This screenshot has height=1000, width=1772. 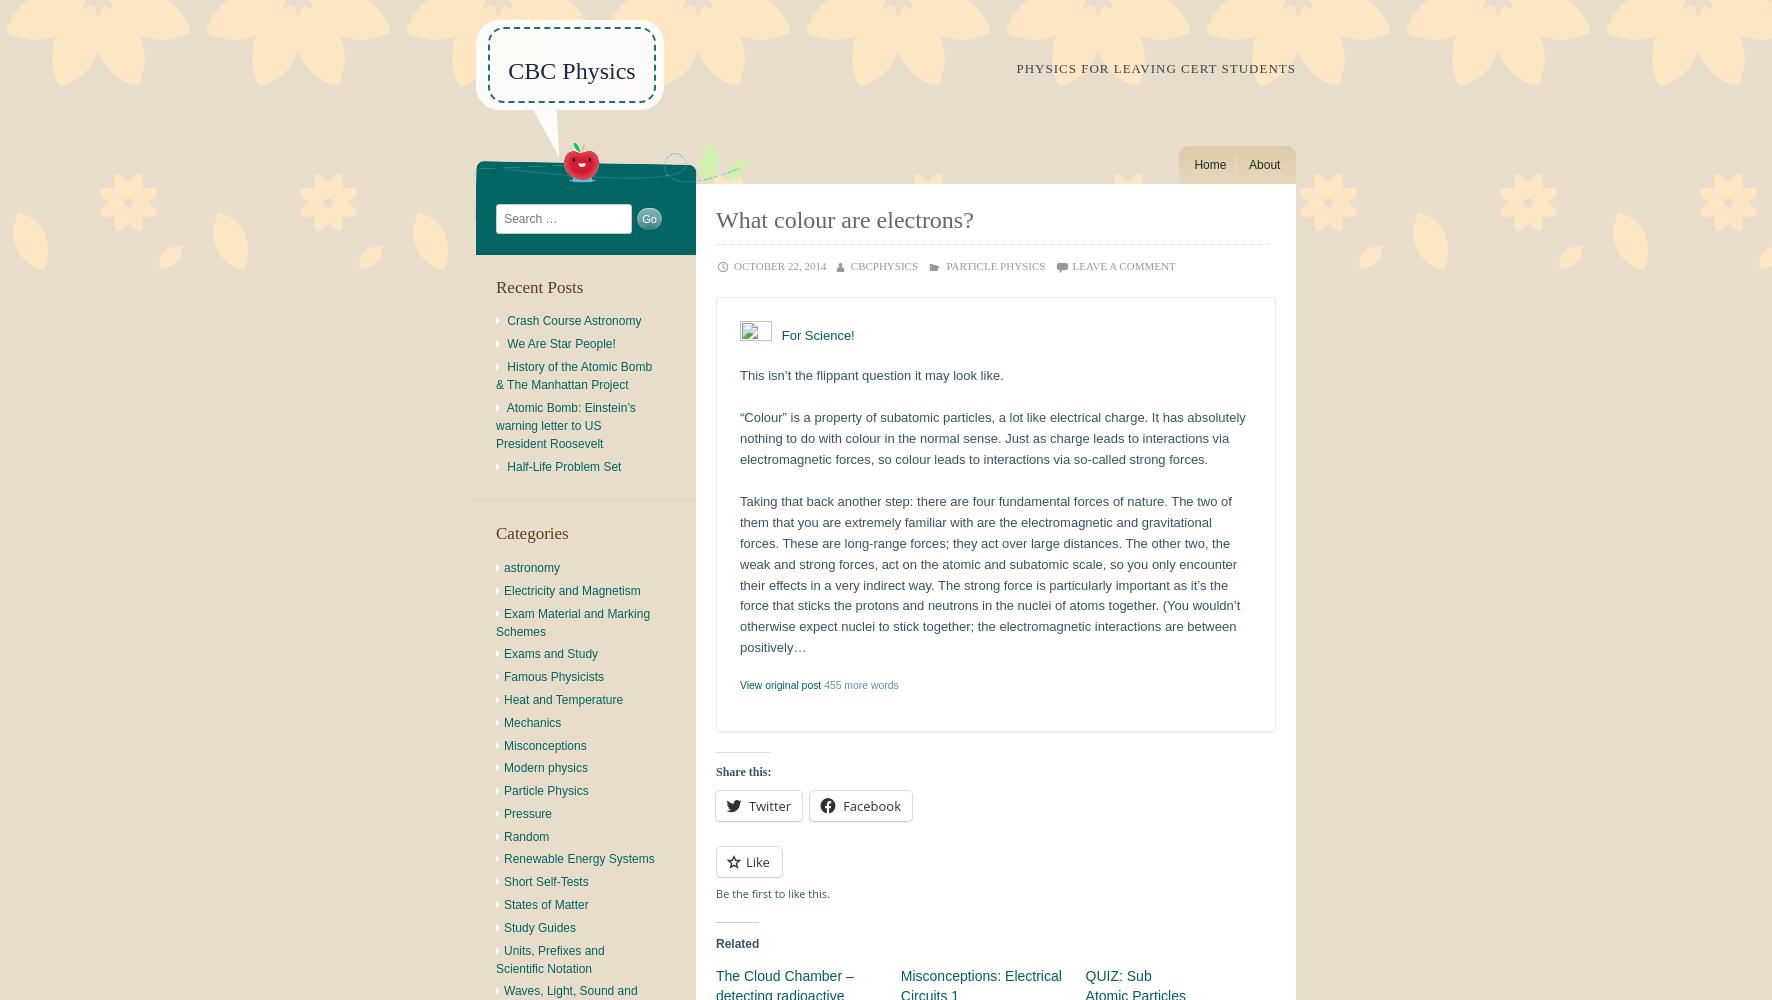 I want to click on 'Menu', so click(x=1192, y=155).